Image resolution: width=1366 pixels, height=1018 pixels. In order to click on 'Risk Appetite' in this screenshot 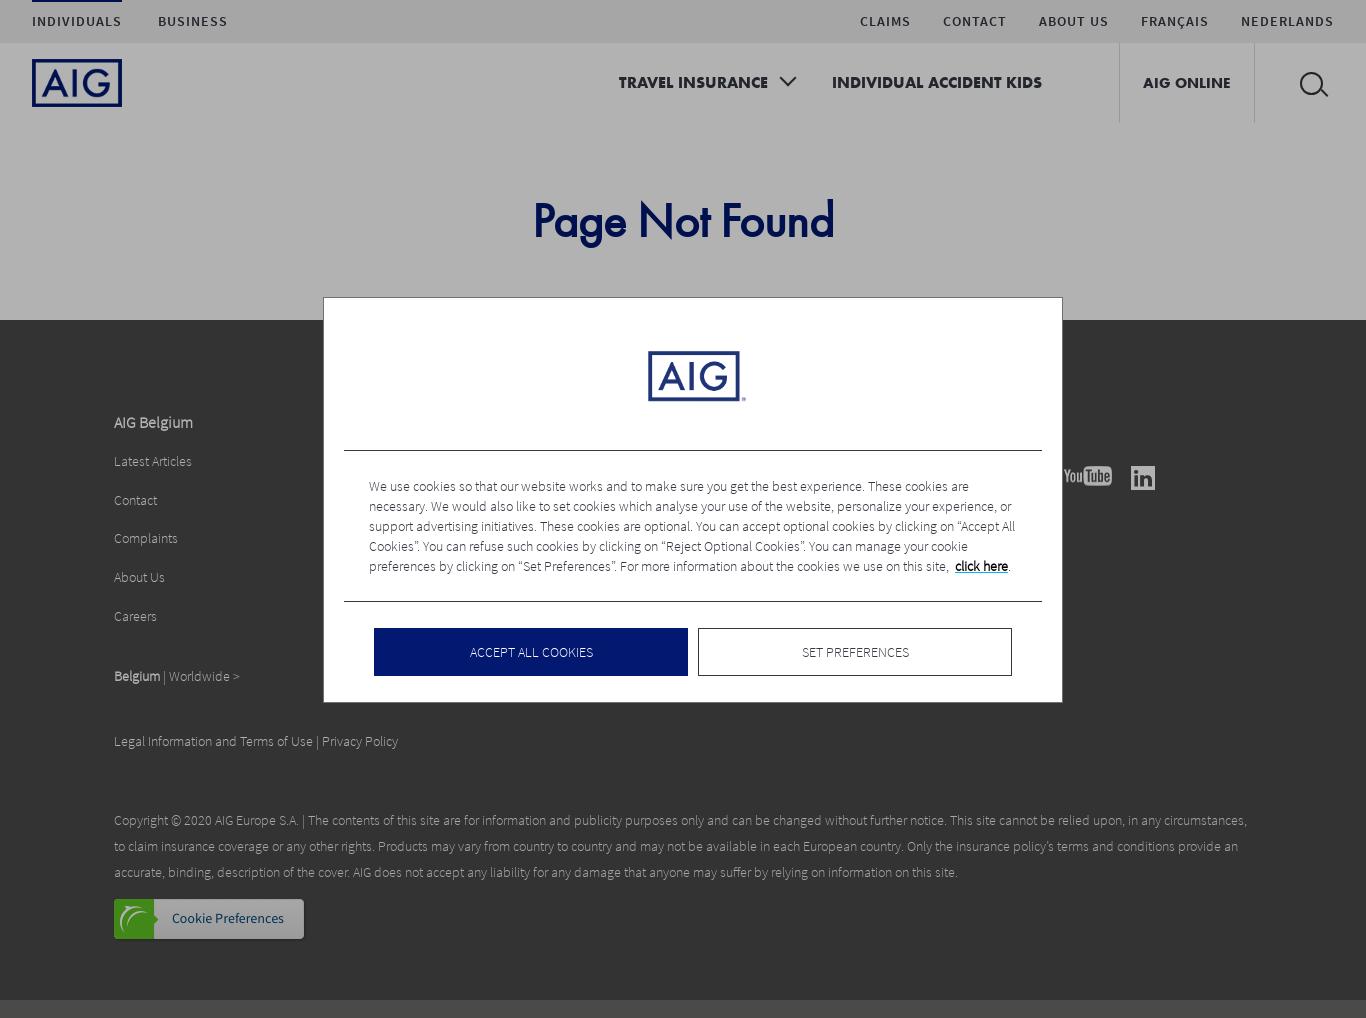, I will do `click(397, 499)`.